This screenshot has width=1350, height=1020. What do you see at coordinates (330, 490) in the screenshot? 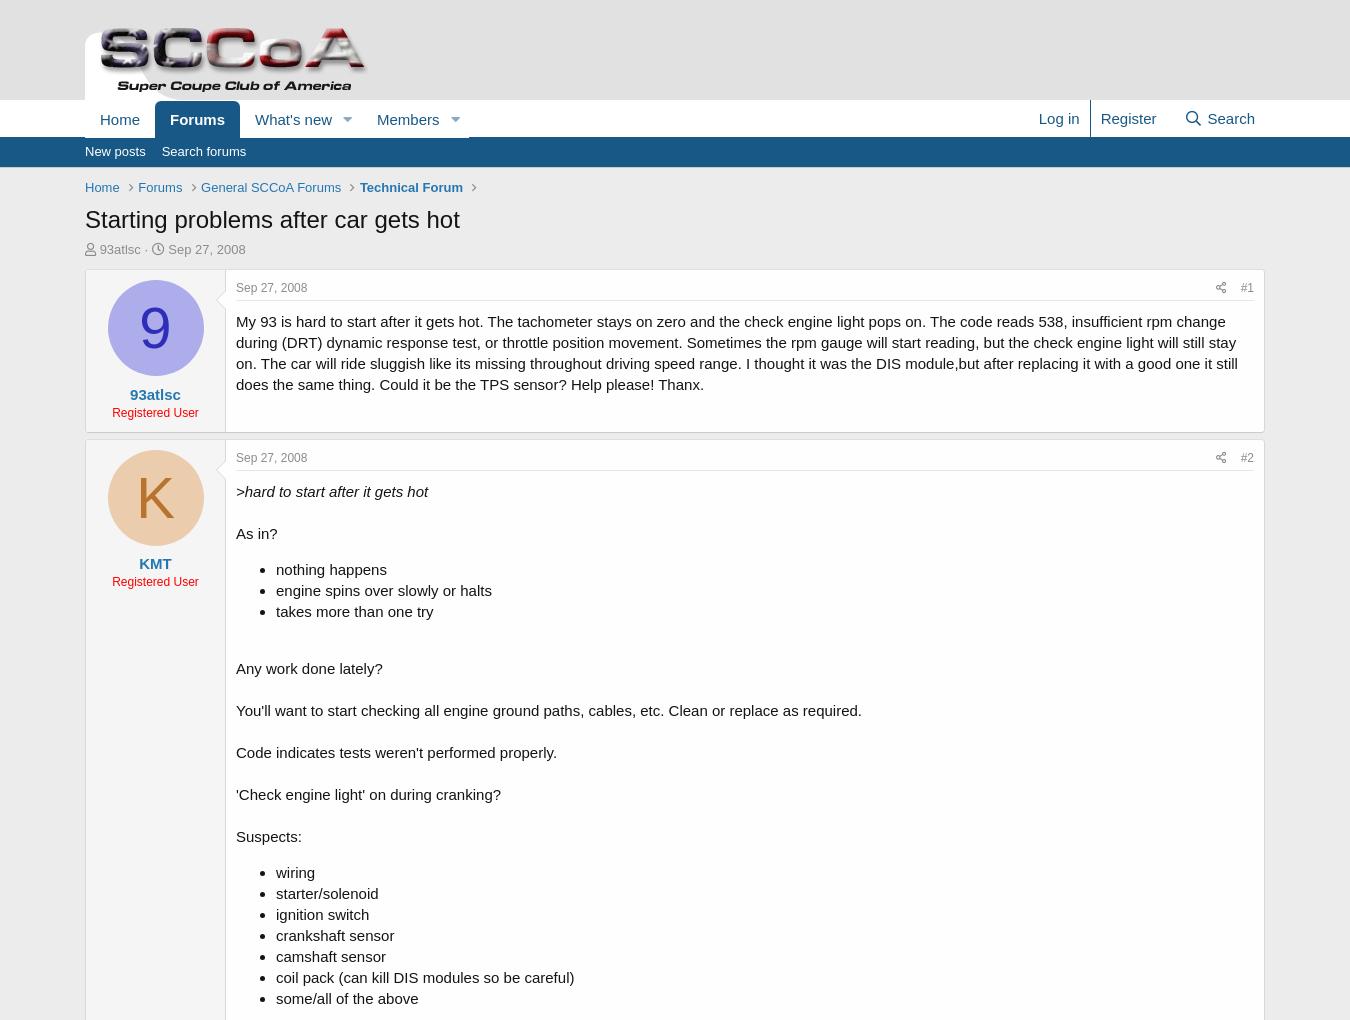
I see `'>hard to start after it gets hot'` at bounding box center [330, 490].